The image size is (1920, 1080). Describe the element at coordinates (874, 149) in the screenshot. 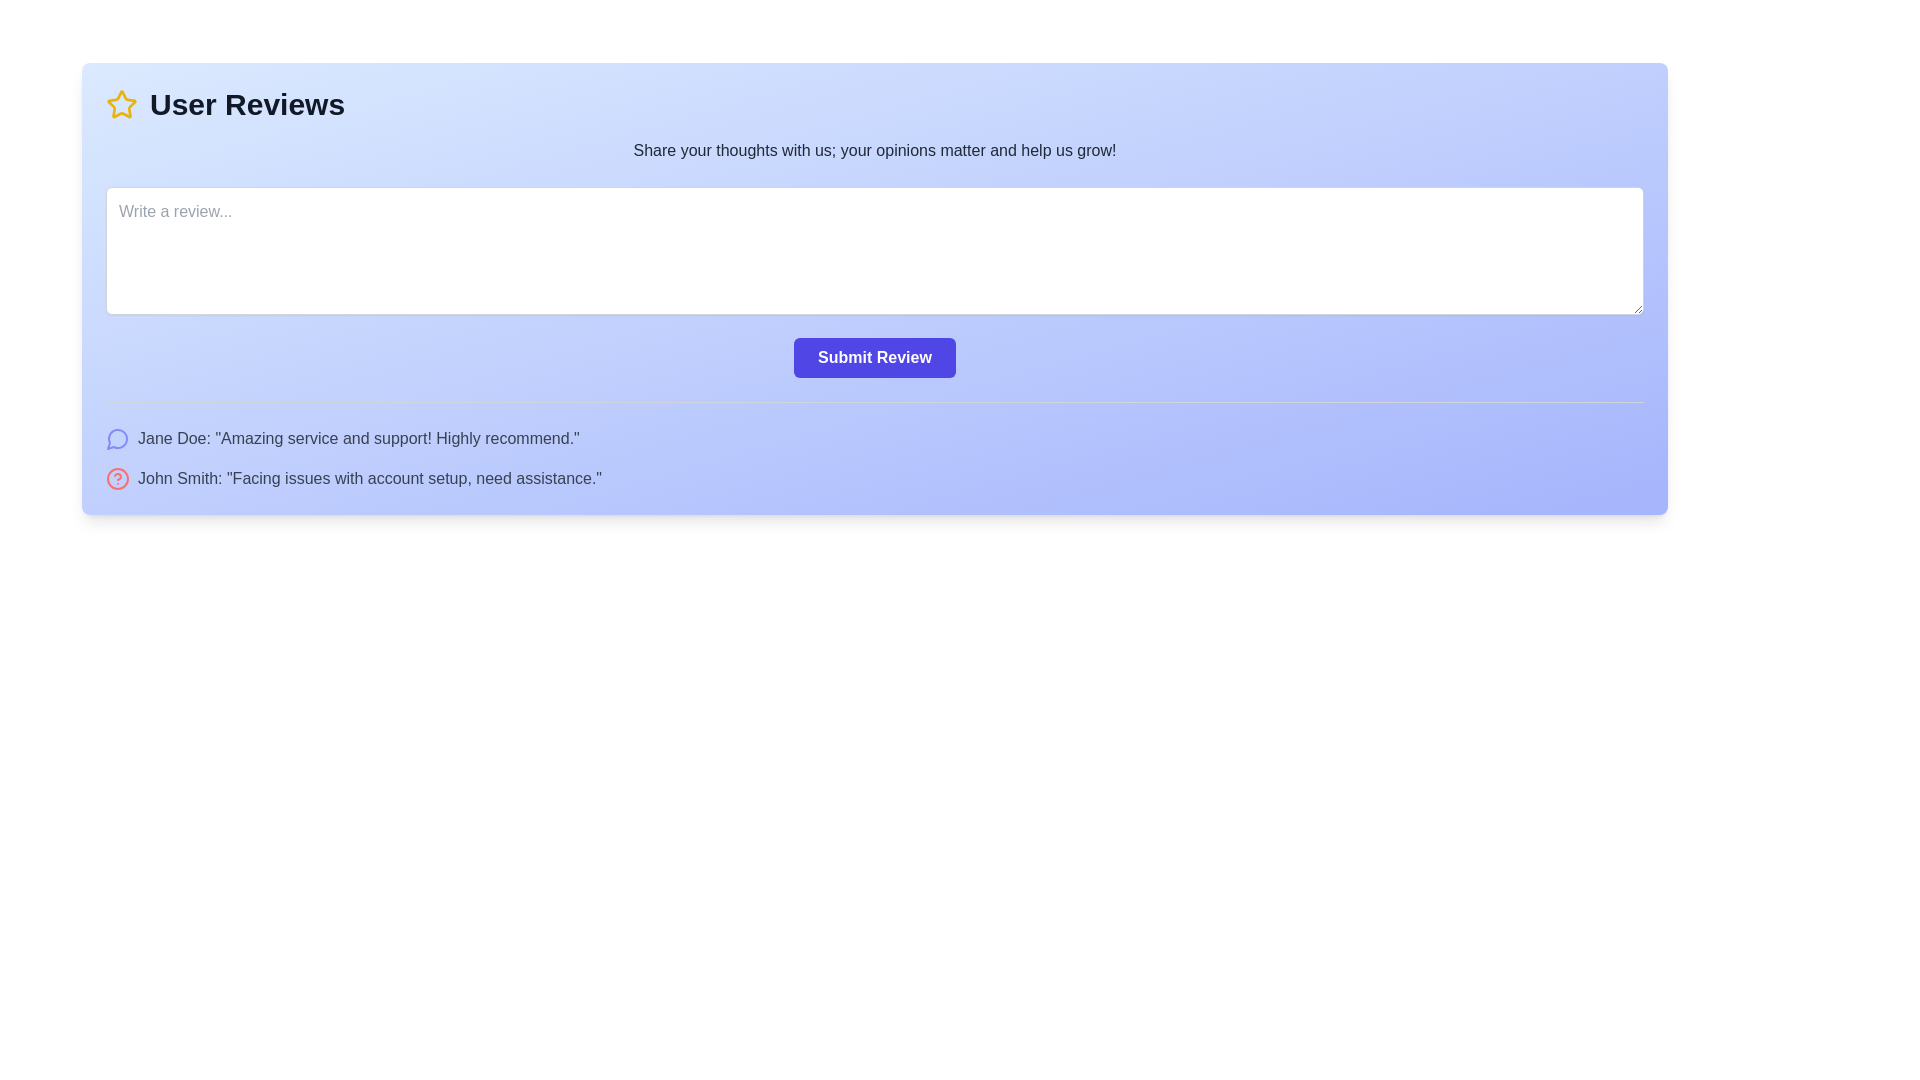

I see `motivational prompt text block located between the header and the input area for writing reviews` at that location.